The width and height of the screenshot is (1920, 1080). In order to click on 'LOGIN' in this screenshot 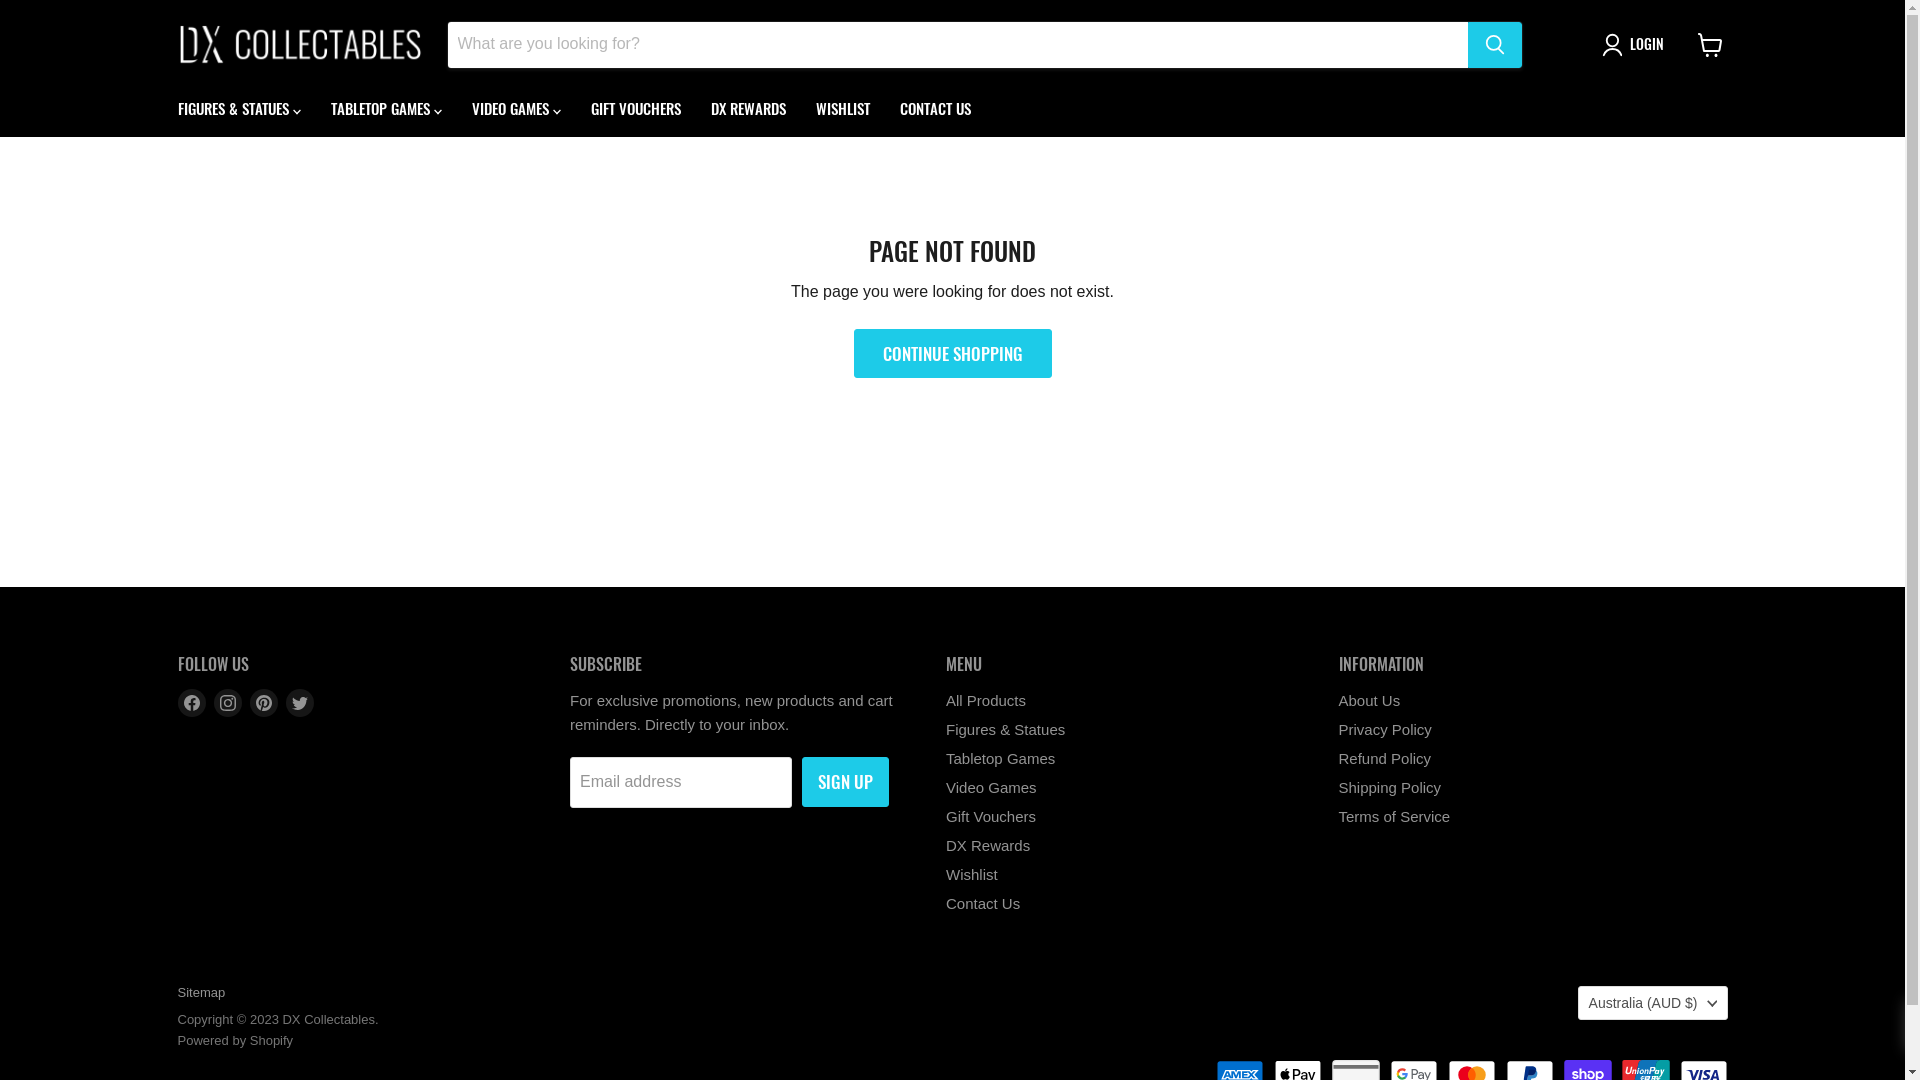, I will do `click(1636, 45)`.